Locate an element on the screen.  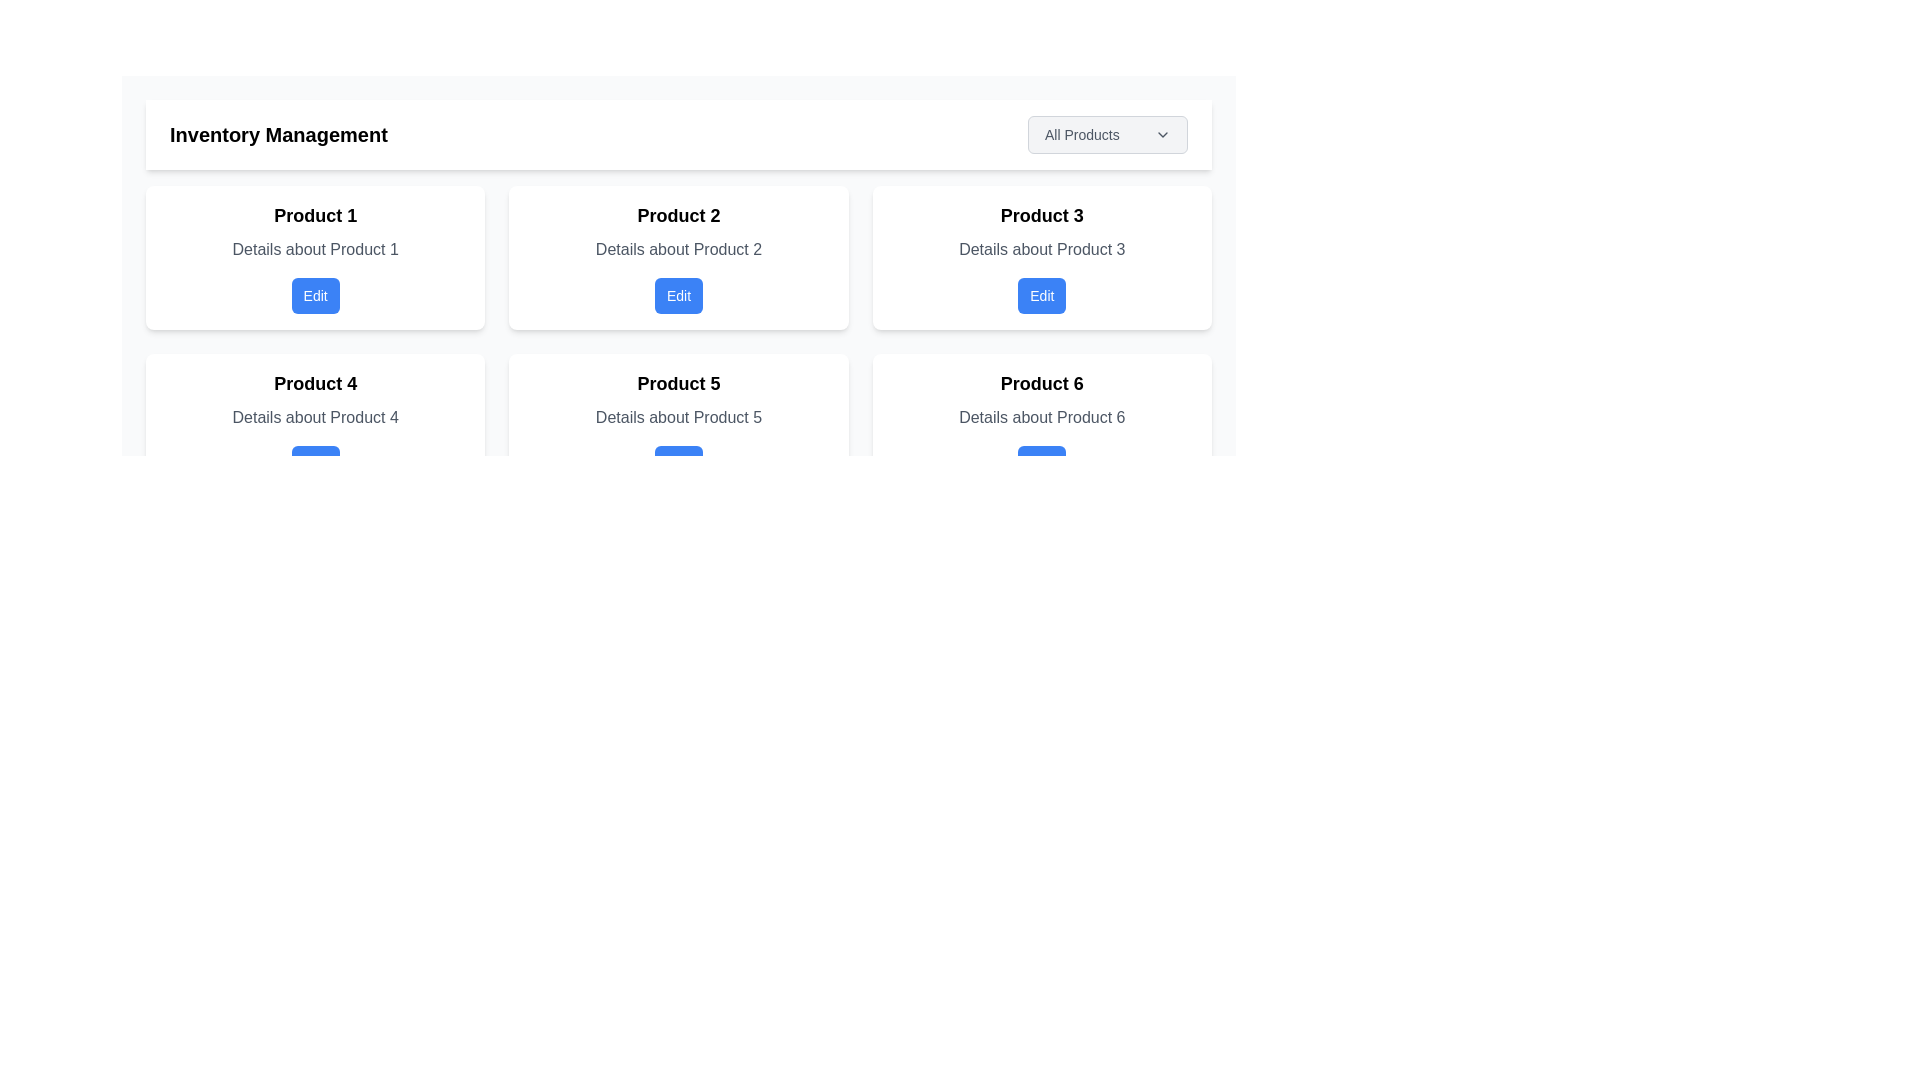
the text label 'Product 2' which is prominently displayed in bold font at the top center of the second card in a grid layout is located at coordinates (678, 216).